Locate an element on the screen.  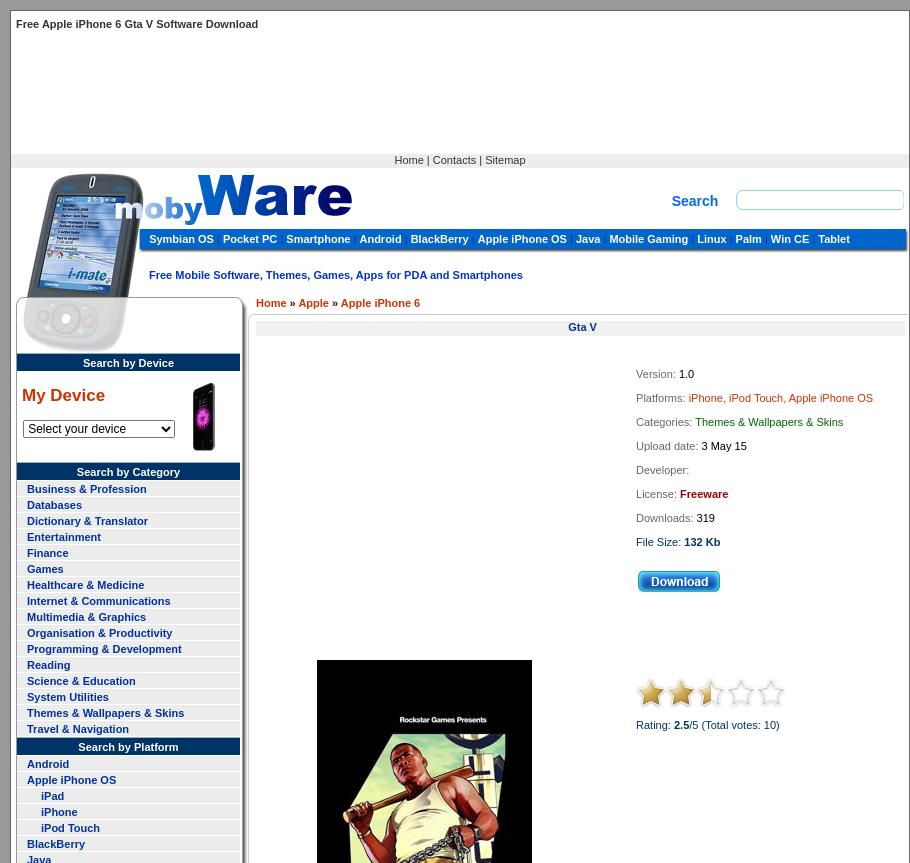
'Search by Platform' is located at coordinates (128, 745).